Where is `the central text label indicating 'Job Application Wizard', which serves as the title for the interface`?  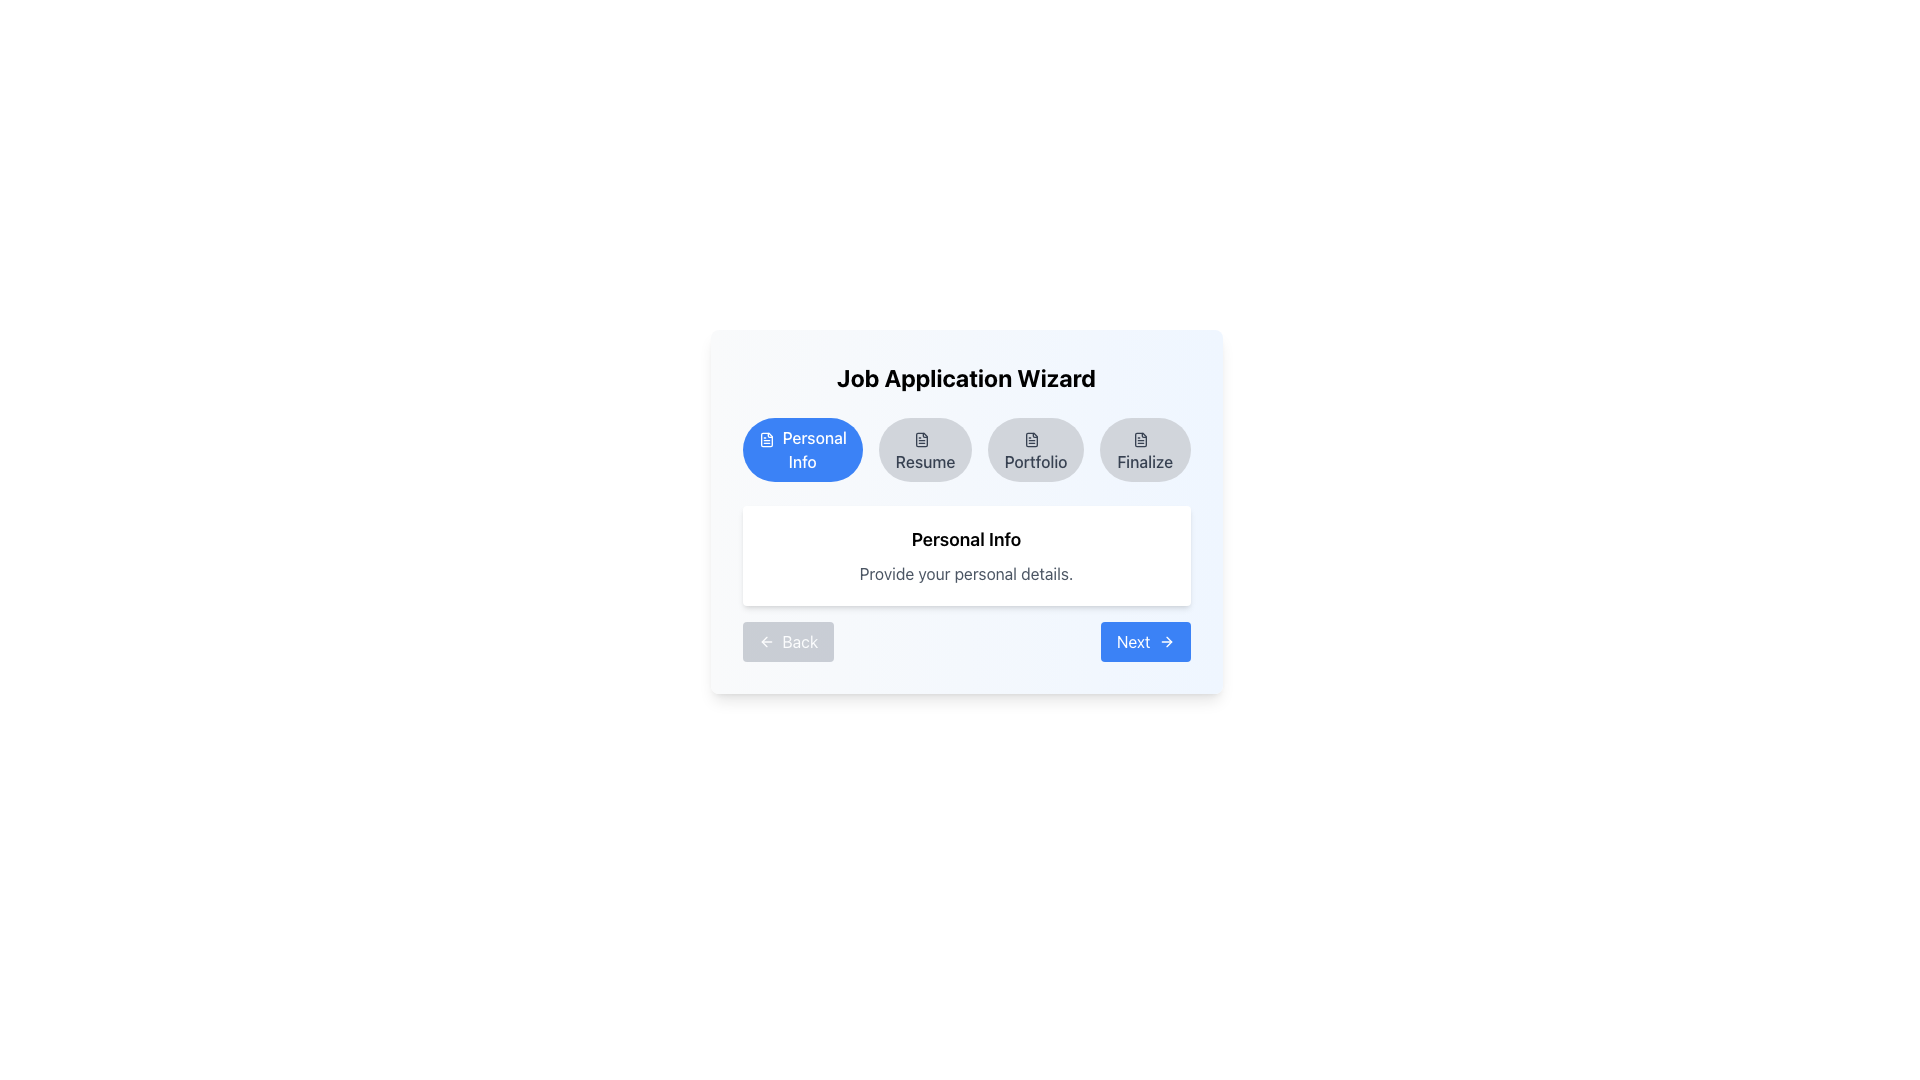 the central text label indicating 'Job Application Wizard', which serves as the title for the interface is located at coordinates (966, 378).